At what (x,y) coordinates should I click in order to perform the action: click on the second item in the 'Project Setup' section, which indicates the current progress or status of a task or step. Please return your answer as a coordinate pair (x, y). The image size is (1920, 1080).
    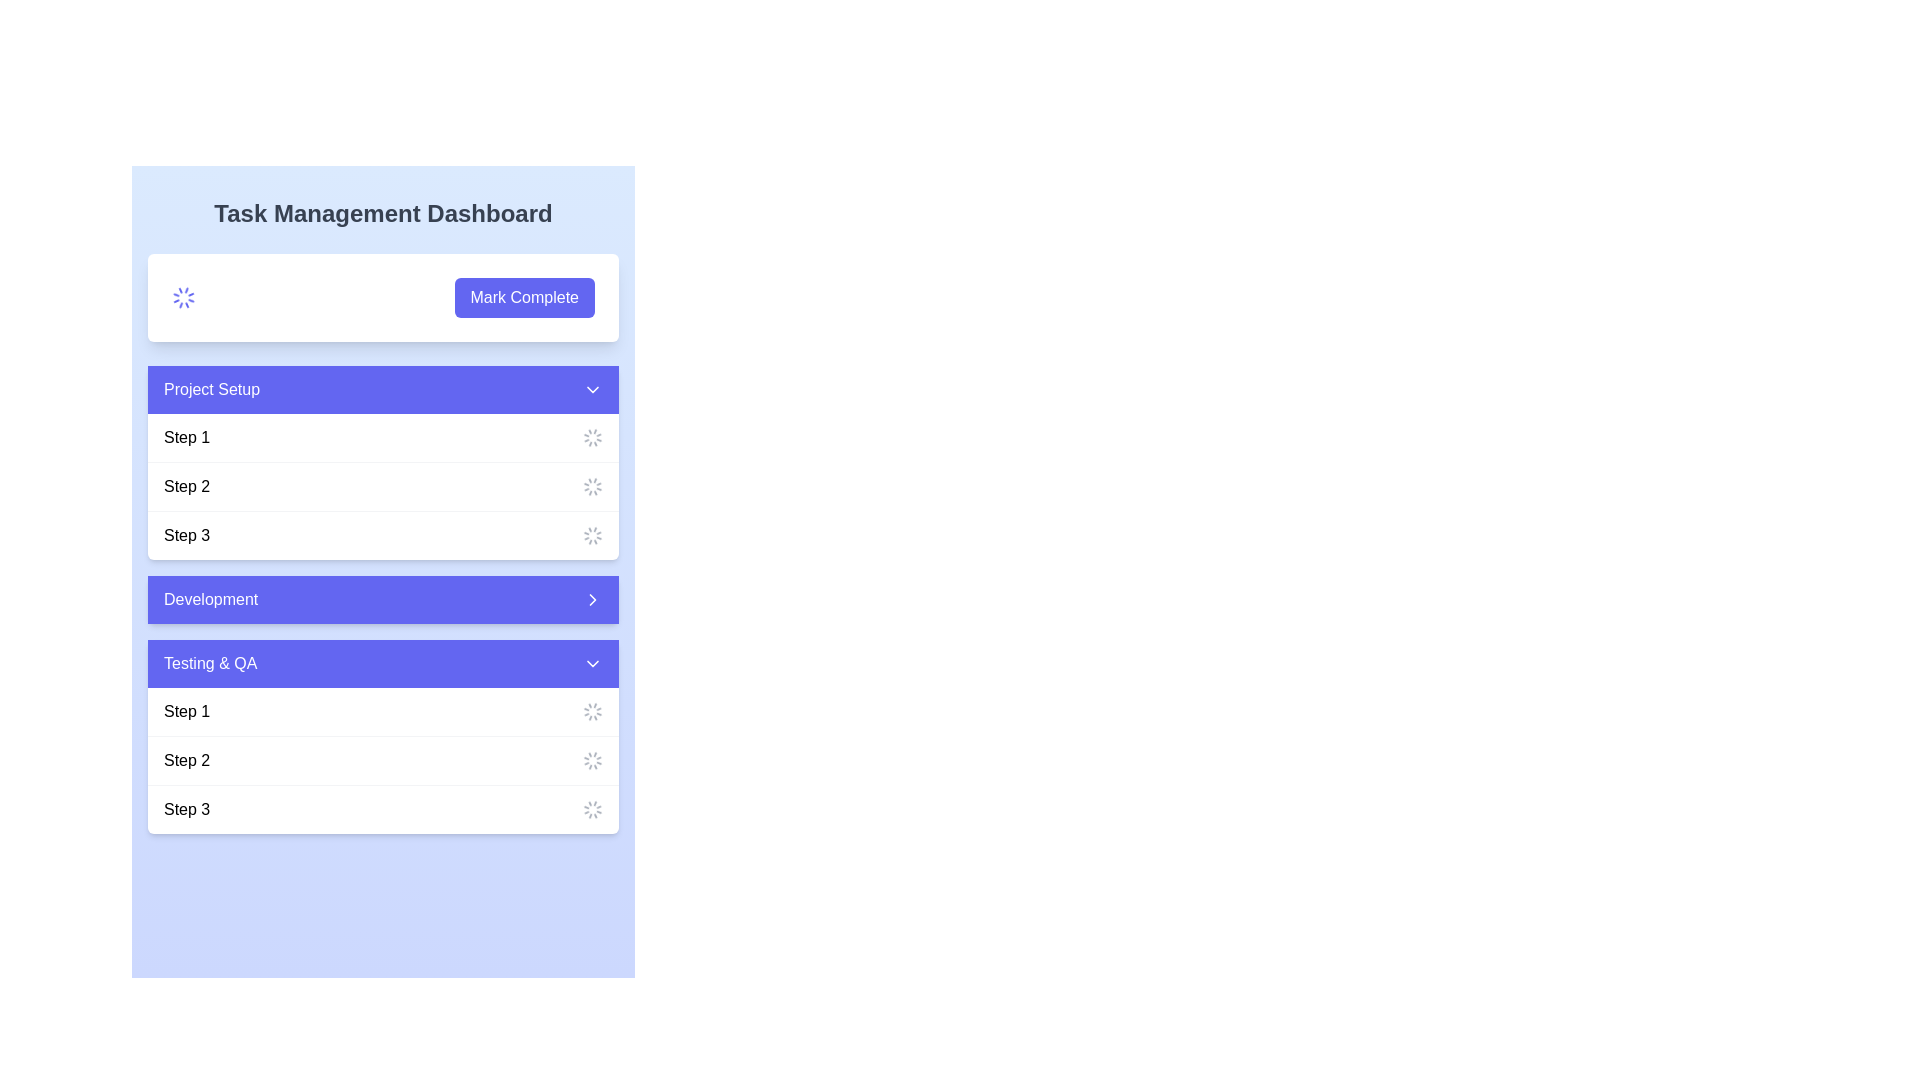
    Looking at the image, I should click on (383, 486).